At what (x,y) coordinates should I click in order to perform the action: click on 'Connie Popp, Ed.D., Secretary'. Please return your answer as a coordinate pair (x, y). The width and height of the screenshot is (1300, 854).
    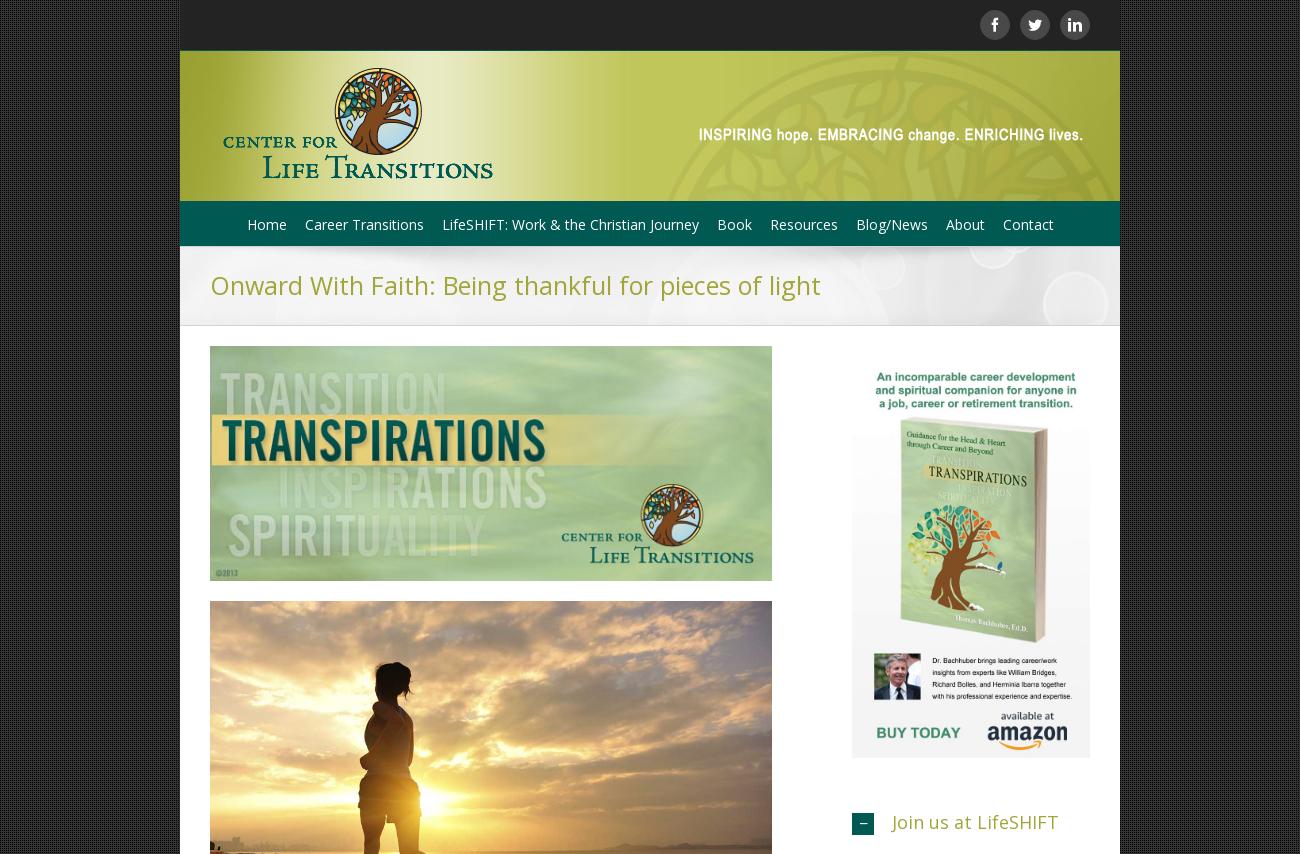
    Looking at the image, I should click on (814, 489).